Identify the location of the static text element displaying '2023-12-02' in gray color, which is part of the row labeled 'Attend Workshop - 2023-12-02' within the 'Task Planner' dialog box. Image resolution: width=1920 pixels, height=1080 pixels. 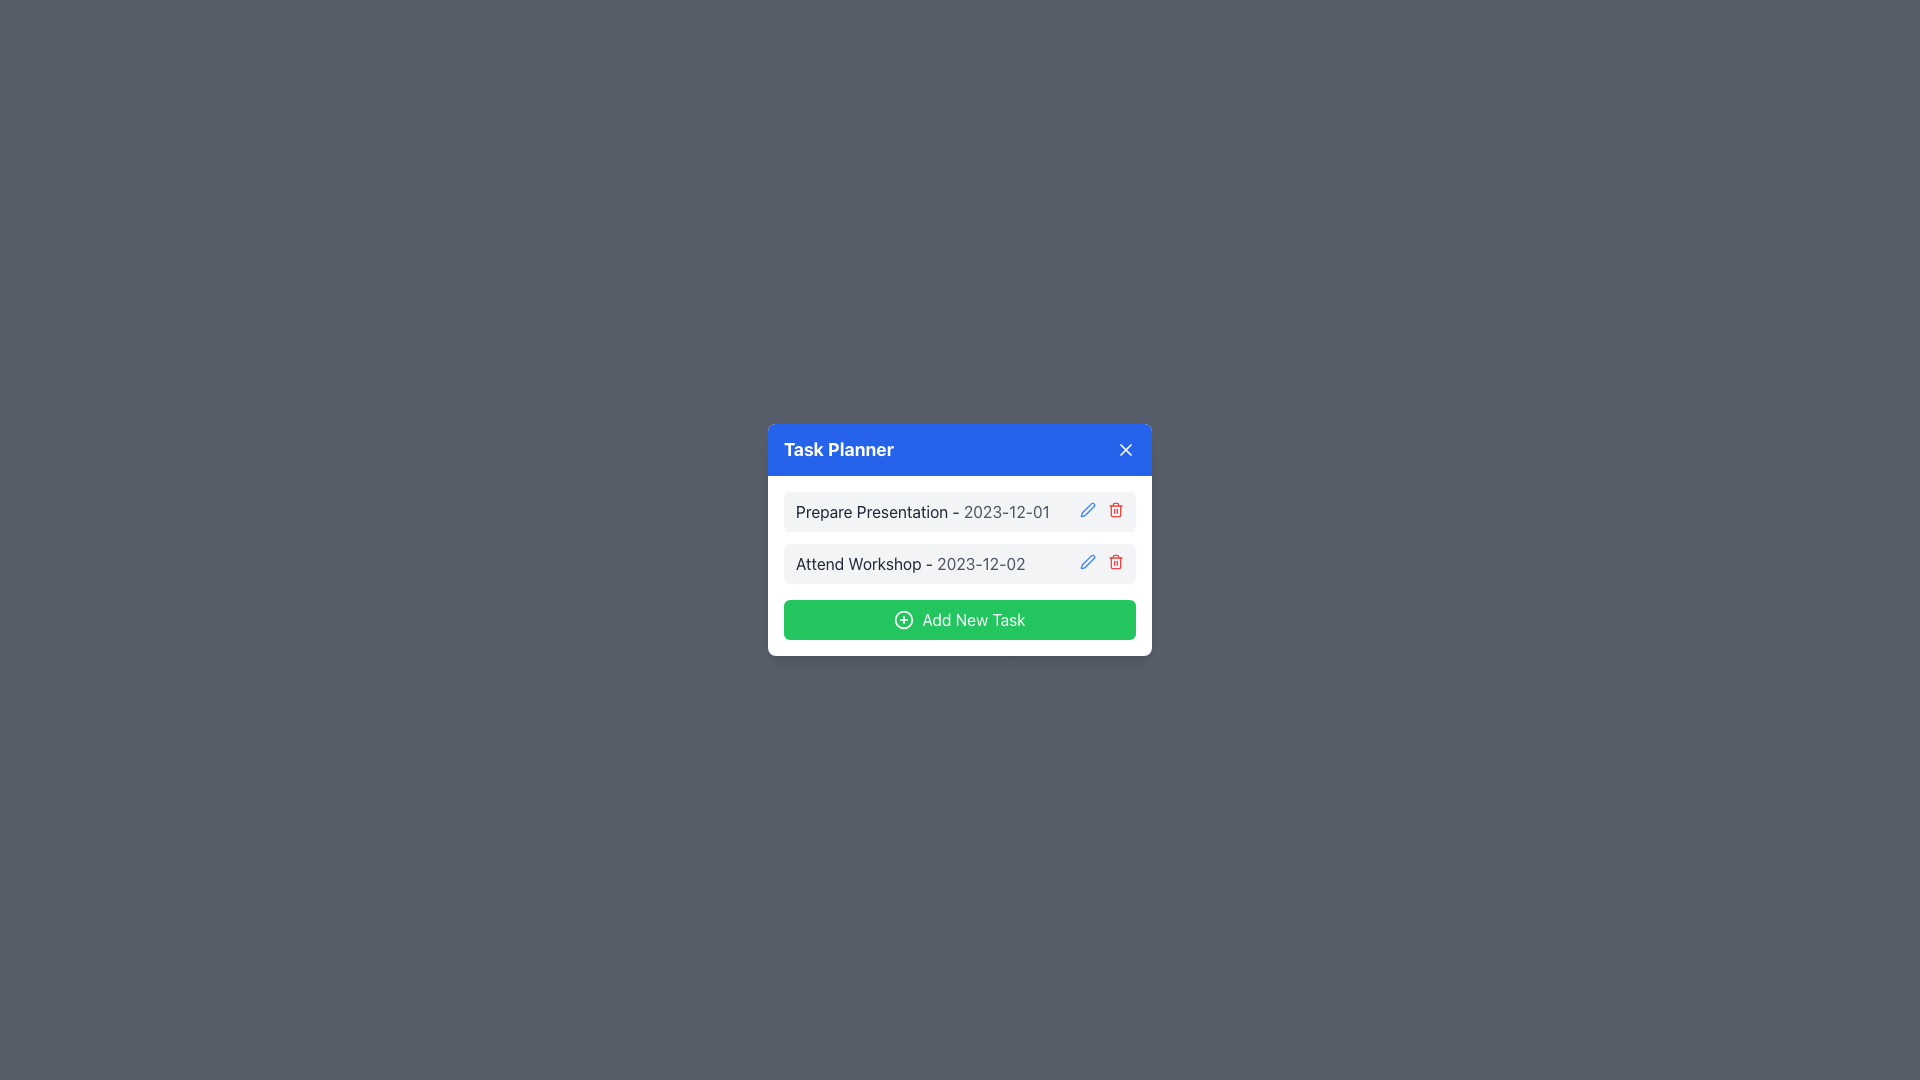
(981, 563).